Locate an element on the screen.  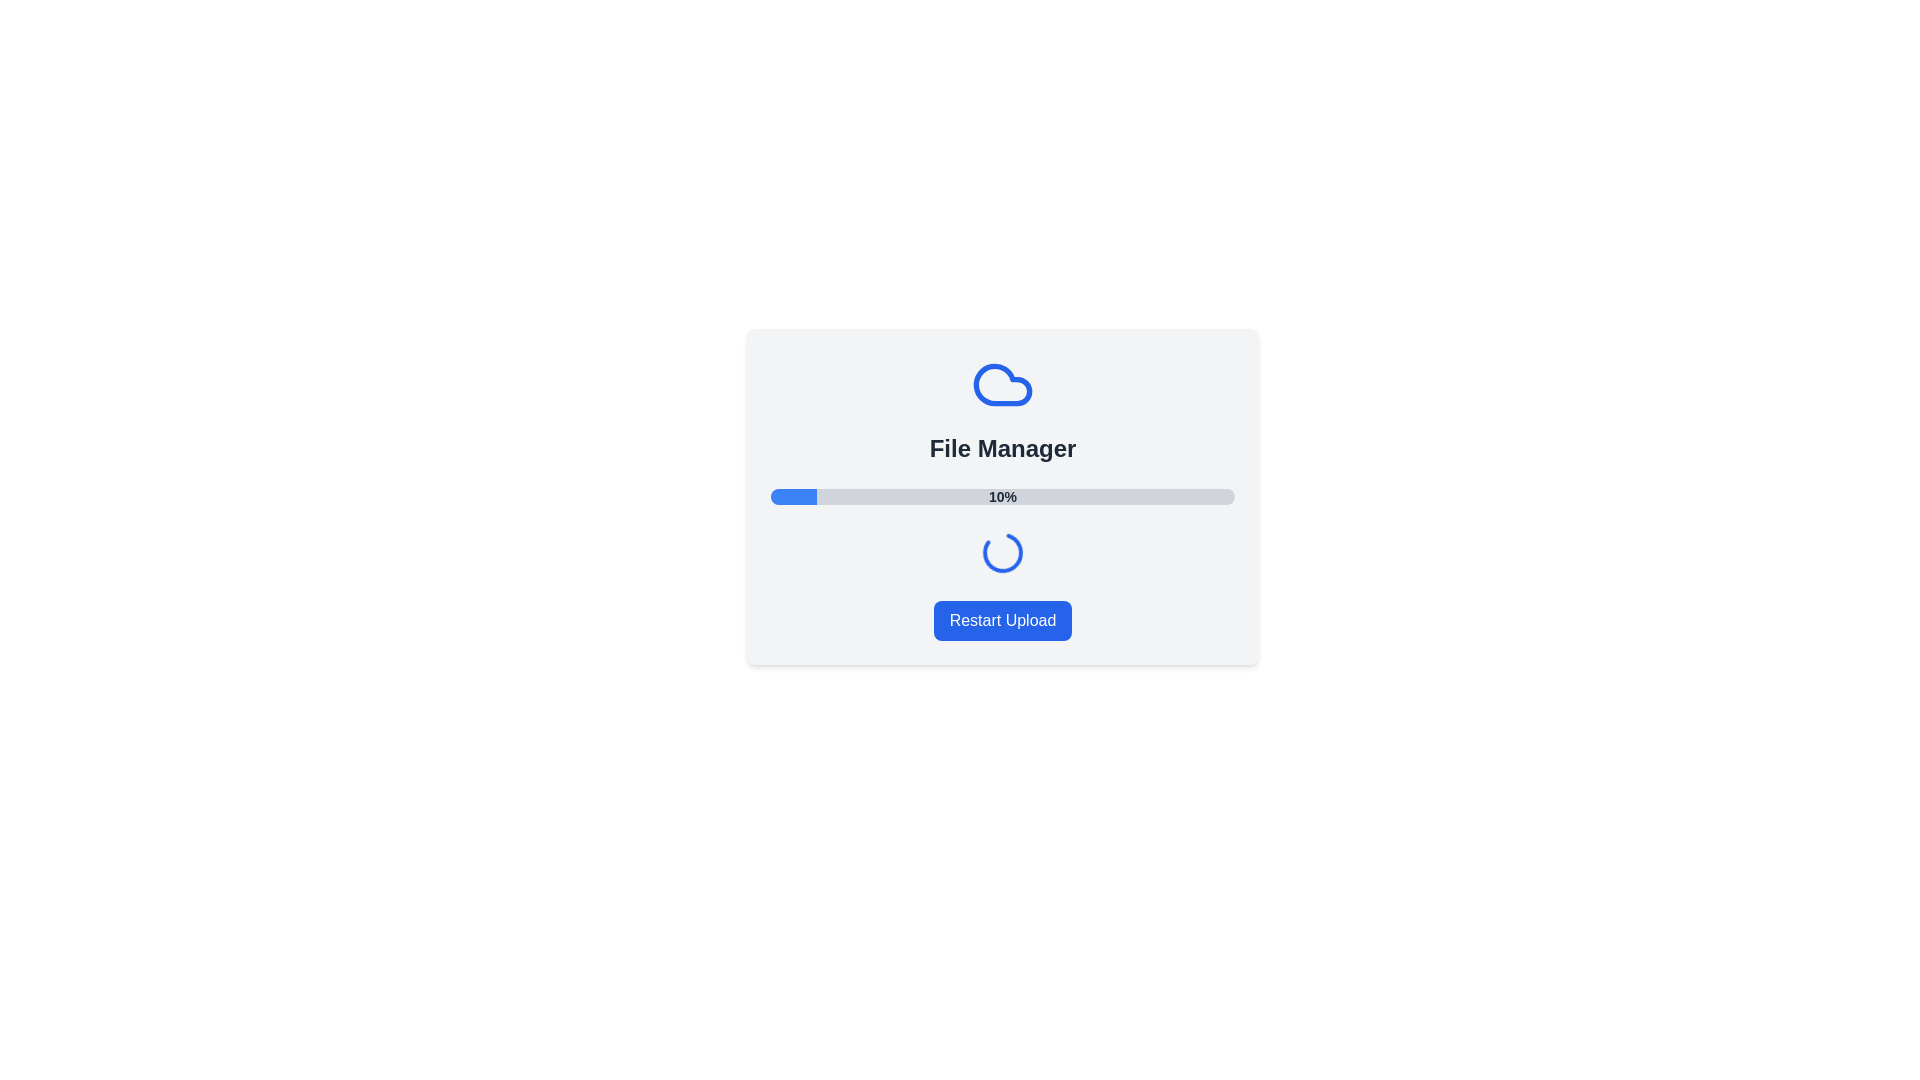
the blue 'Restart Upload' button with white text to restart the upload process is located at coordinates (1003, 620).